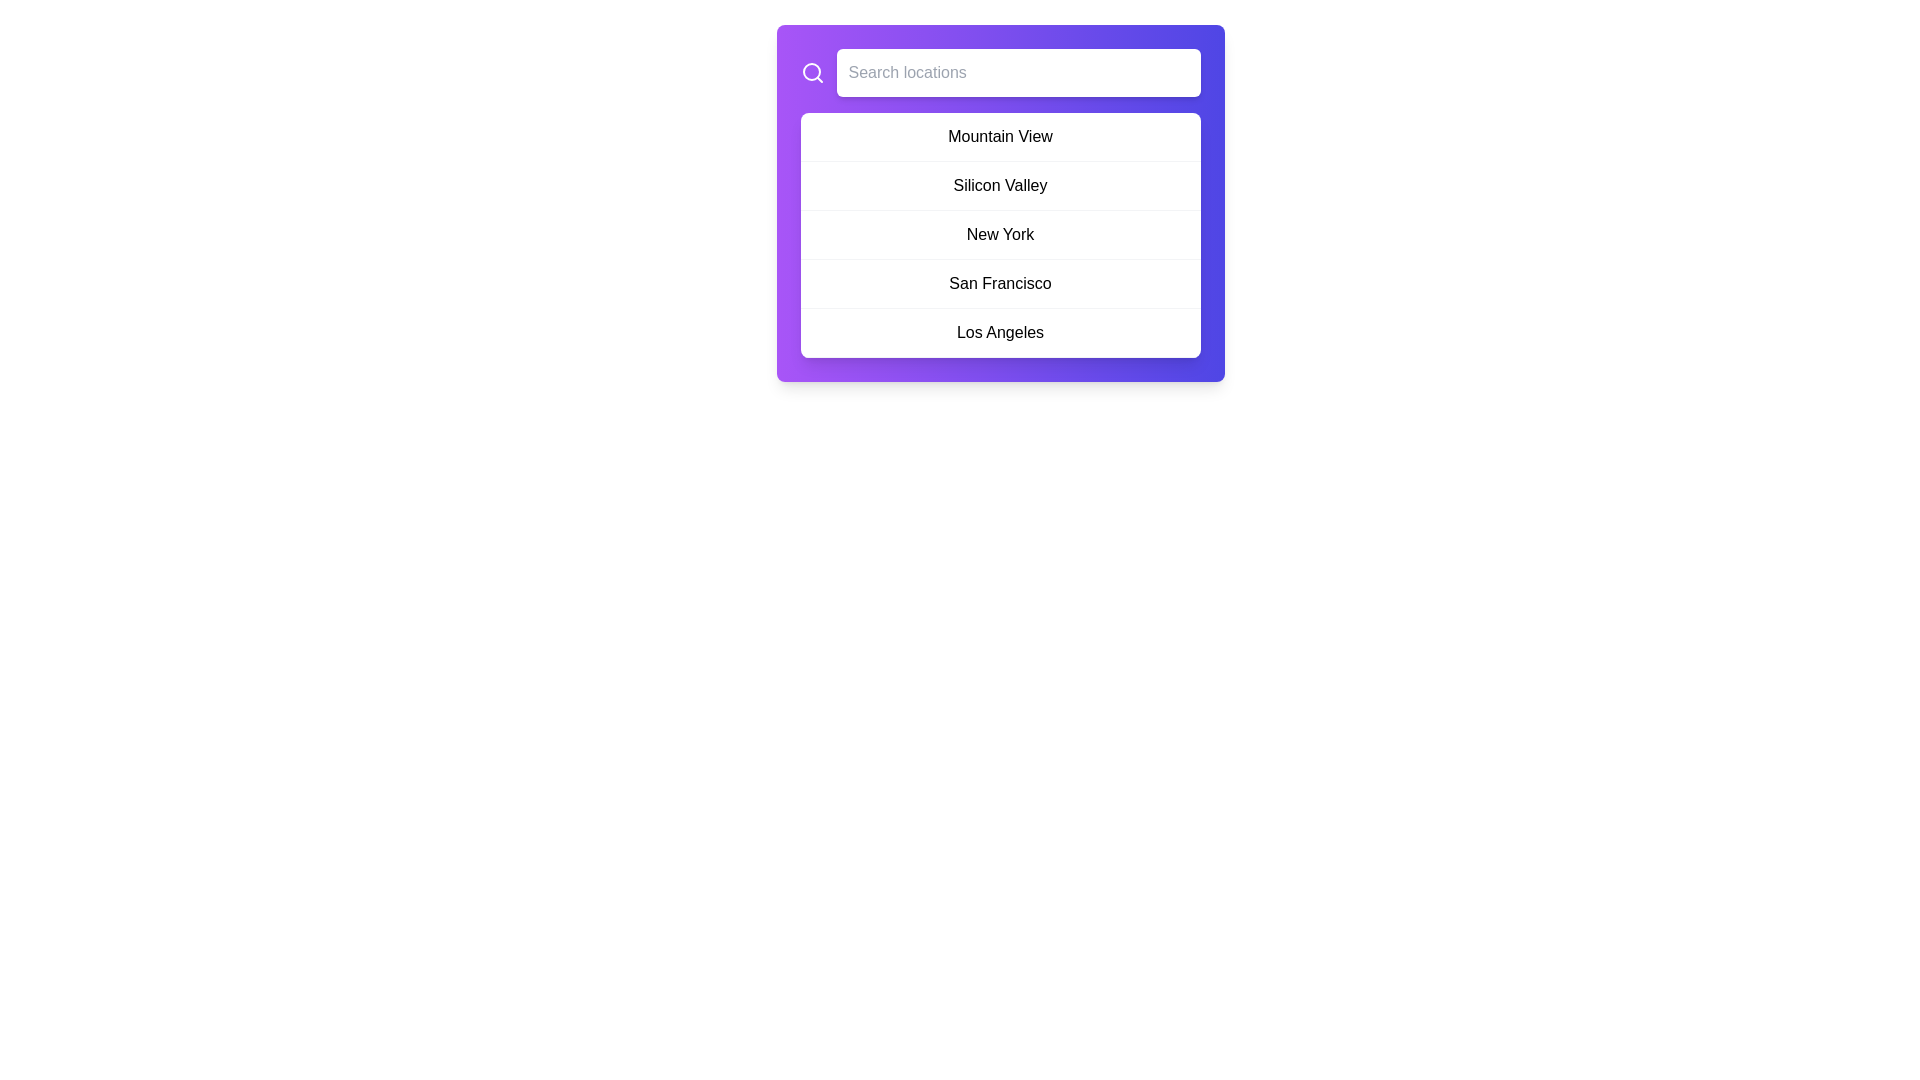 Image resolution: width=1920 pixels, height=1080 pixels. Describe the element at coordinates (1000, 186) in the screenshot. I see `the 'Silicon Valley' menu item, which is the second option in the pop-up menu` at that location.